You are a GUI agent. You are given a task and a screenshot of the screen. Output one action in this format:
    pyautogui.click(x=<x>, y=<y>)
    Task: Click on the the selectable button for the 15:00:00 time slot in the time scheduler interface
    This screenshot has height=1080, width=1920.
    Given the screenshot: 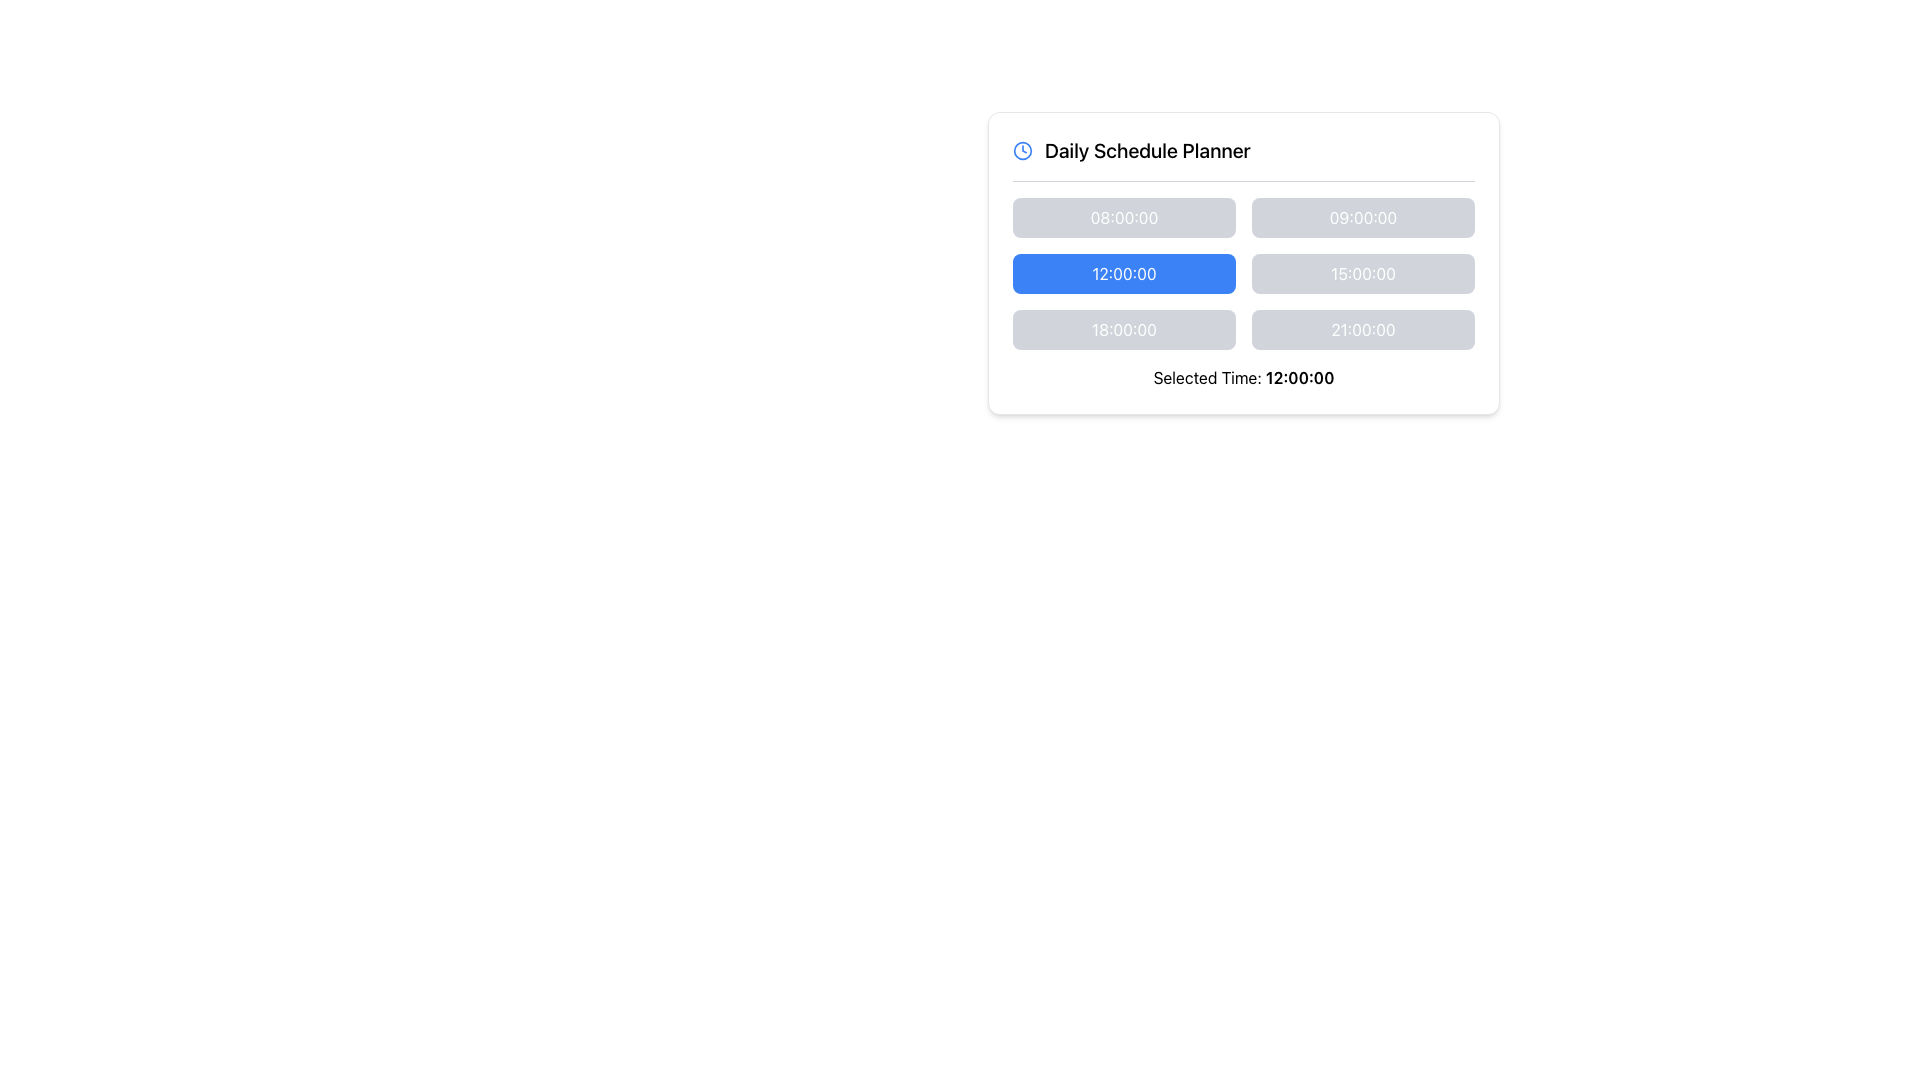 What is the action you would take?
    pyautogui.click(x=1362, y=273)
    